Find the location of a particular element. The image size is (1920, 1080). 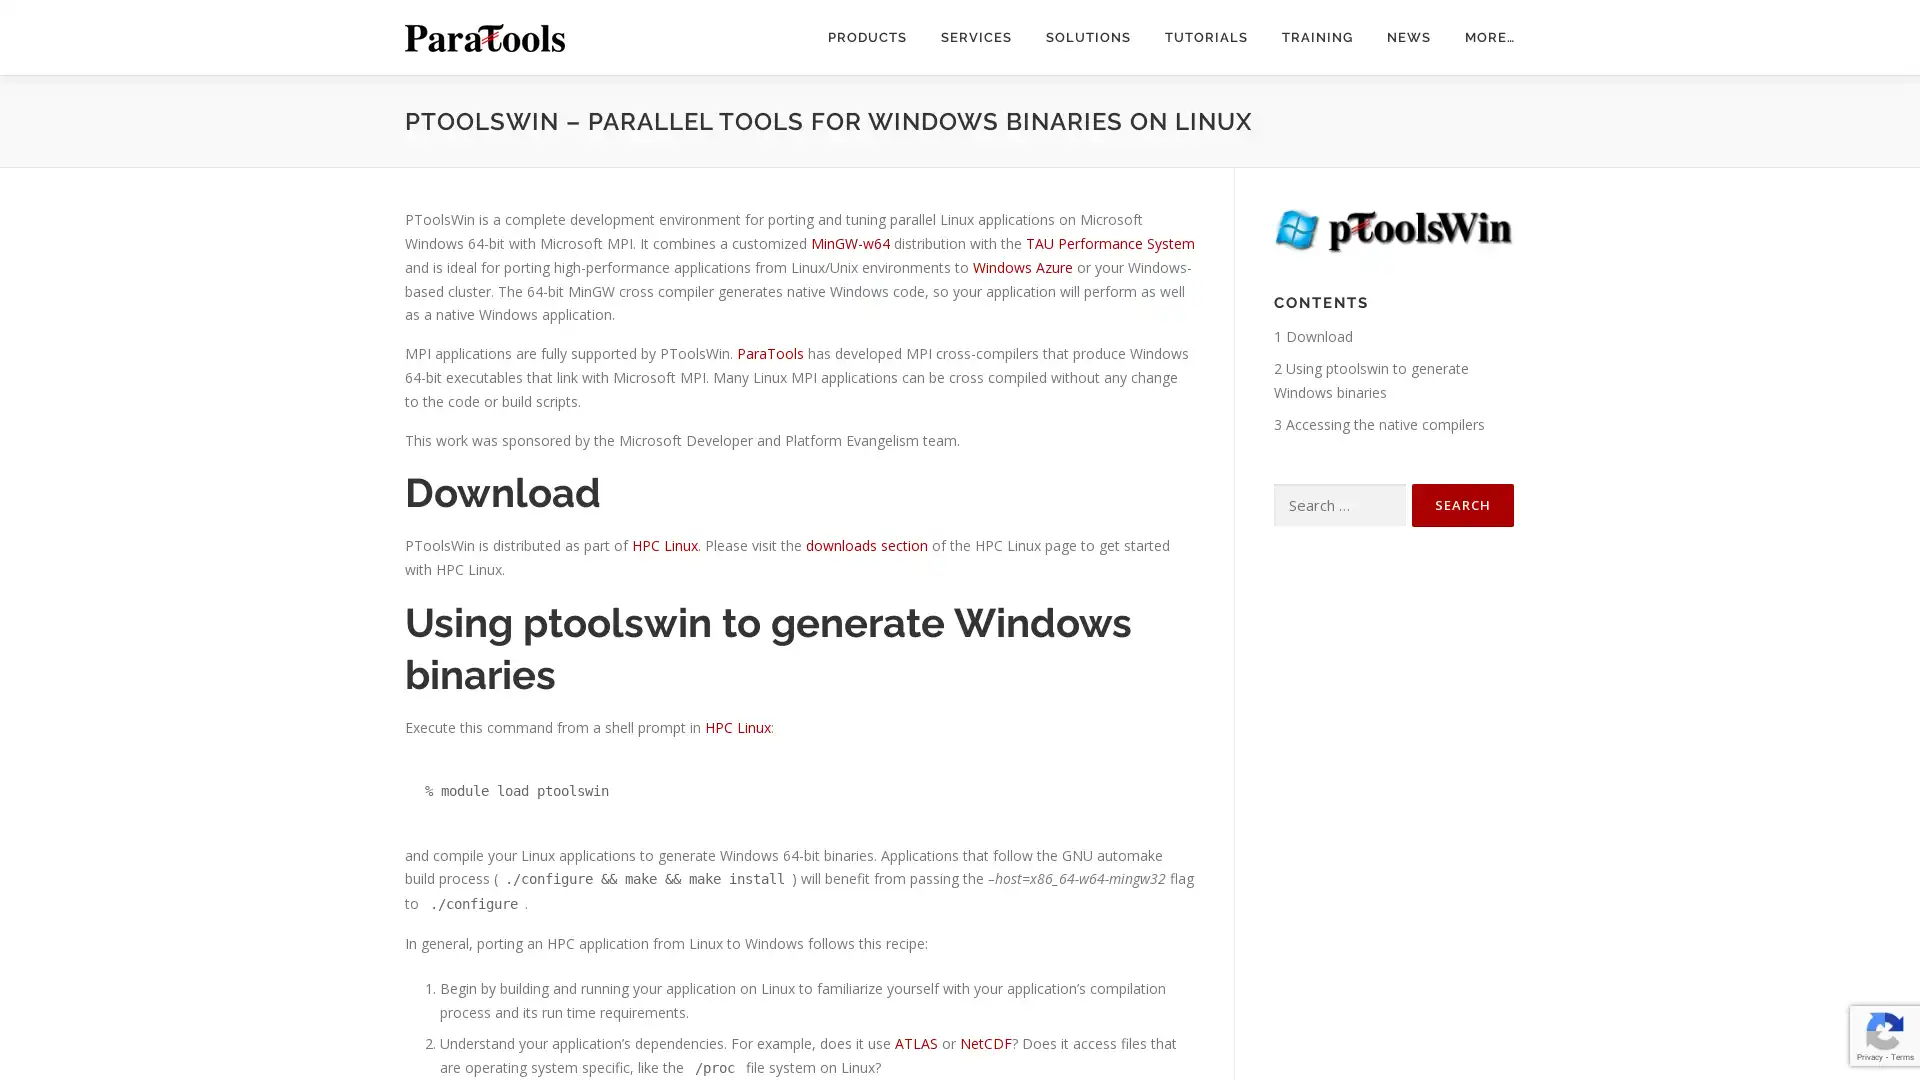

Search is located at coordinates (1463, 504).